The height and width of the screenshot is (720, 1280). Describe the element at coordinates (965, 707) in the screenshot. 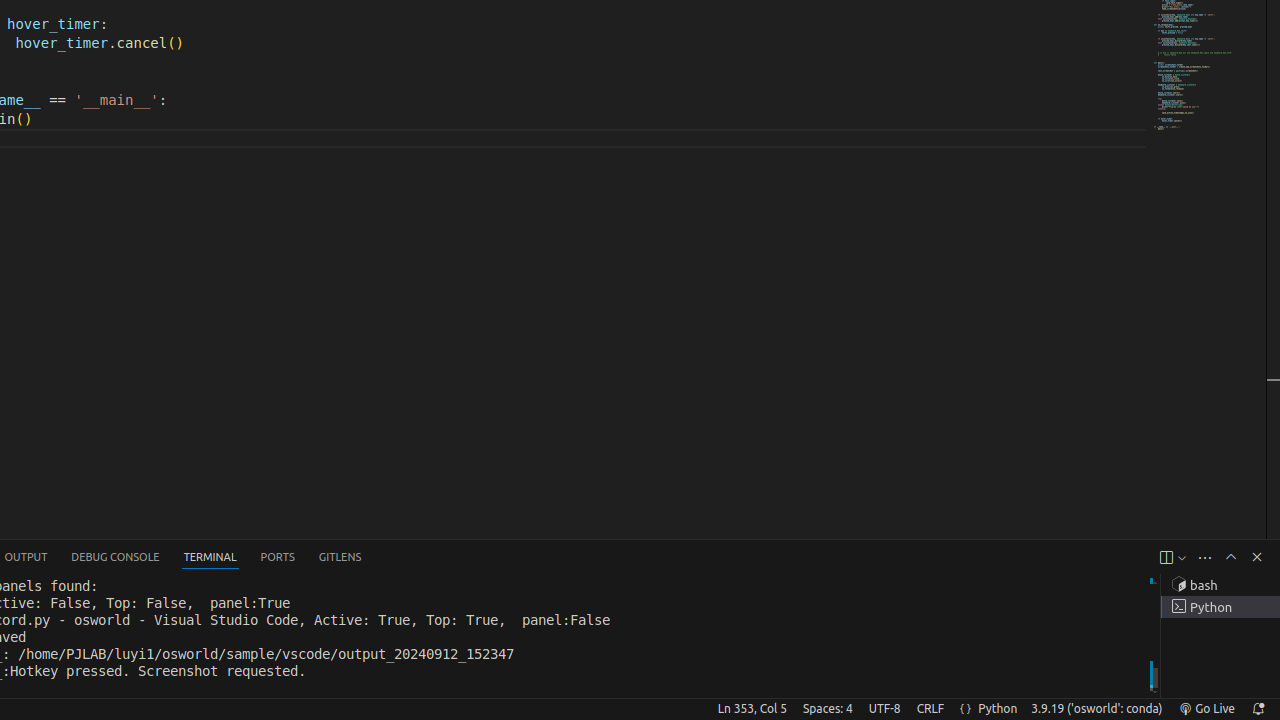

I see `'Editor Language Status: Auto Import Completions: false, next: Type Checking: off'` at that location.